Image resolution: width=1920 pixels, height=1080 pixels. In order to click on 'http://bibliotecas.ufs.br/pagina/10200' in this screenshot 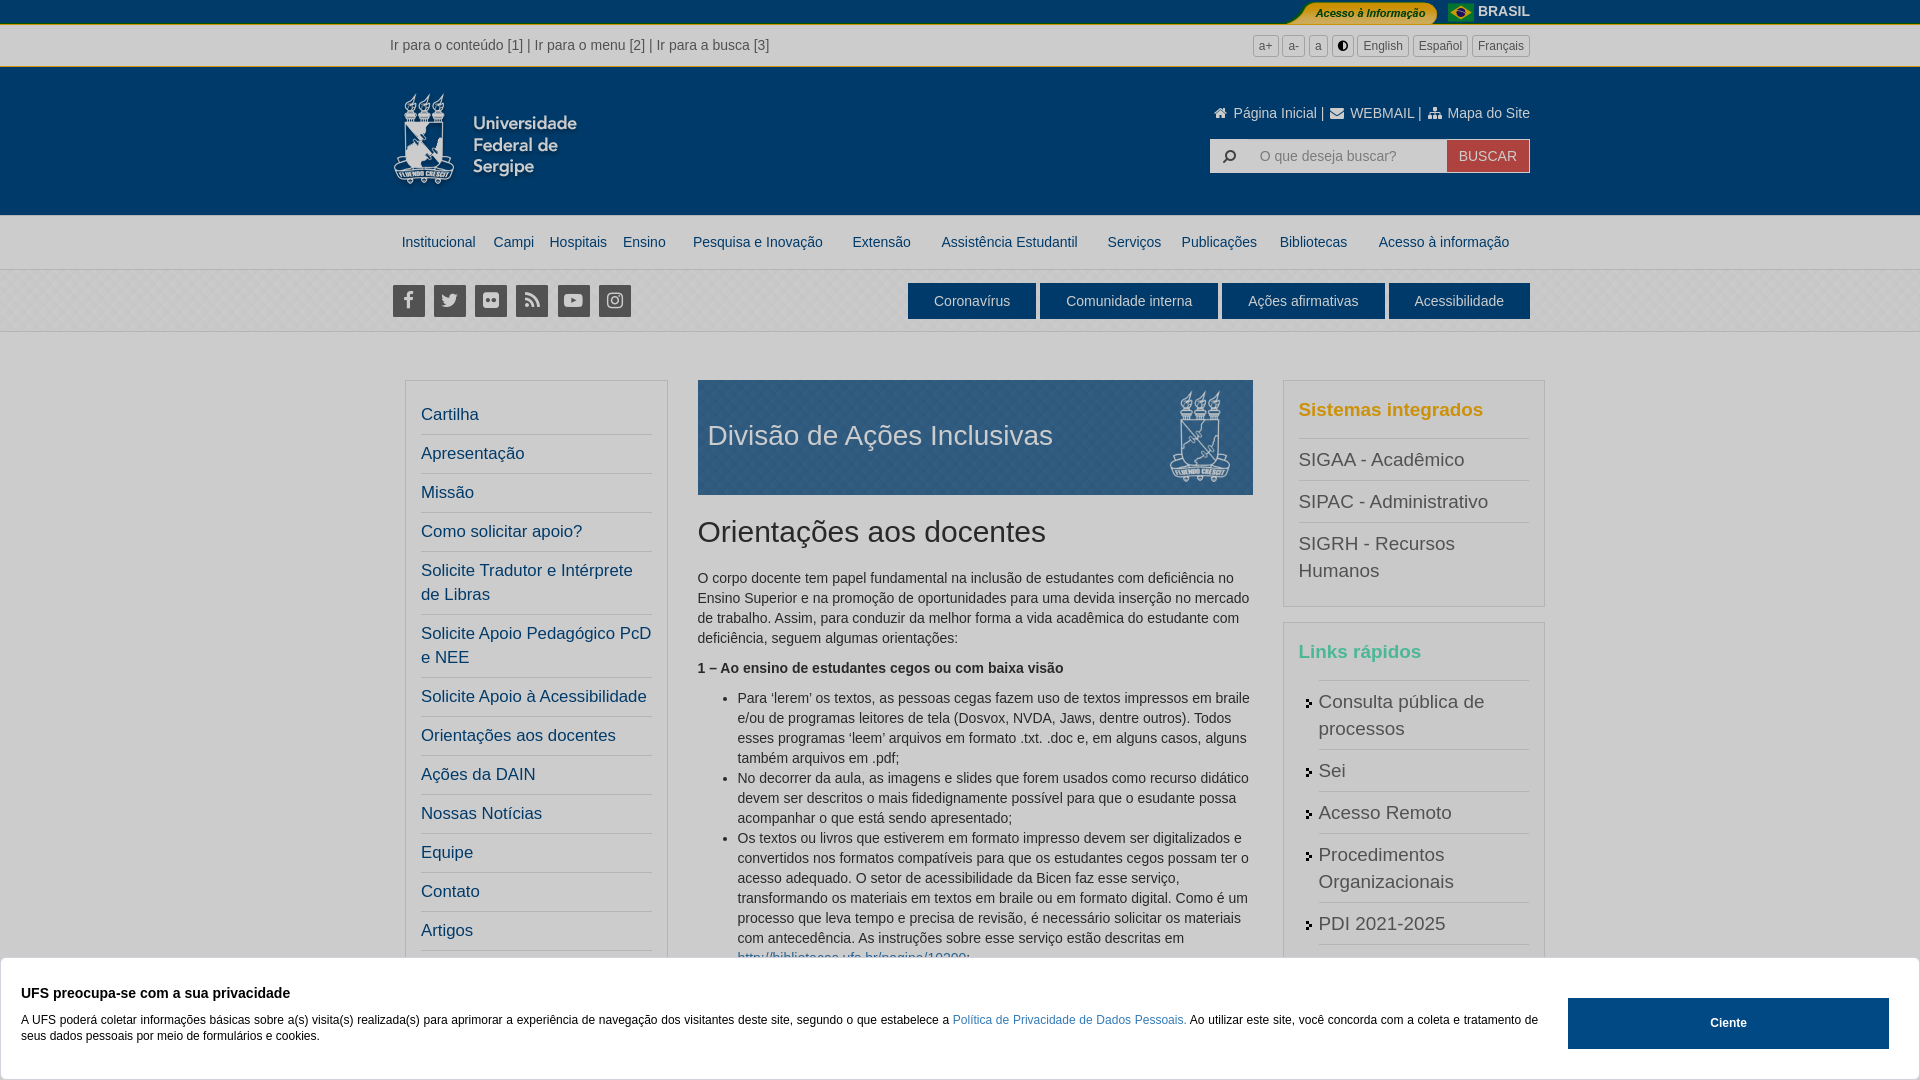, I will do `click(852, 956)`.